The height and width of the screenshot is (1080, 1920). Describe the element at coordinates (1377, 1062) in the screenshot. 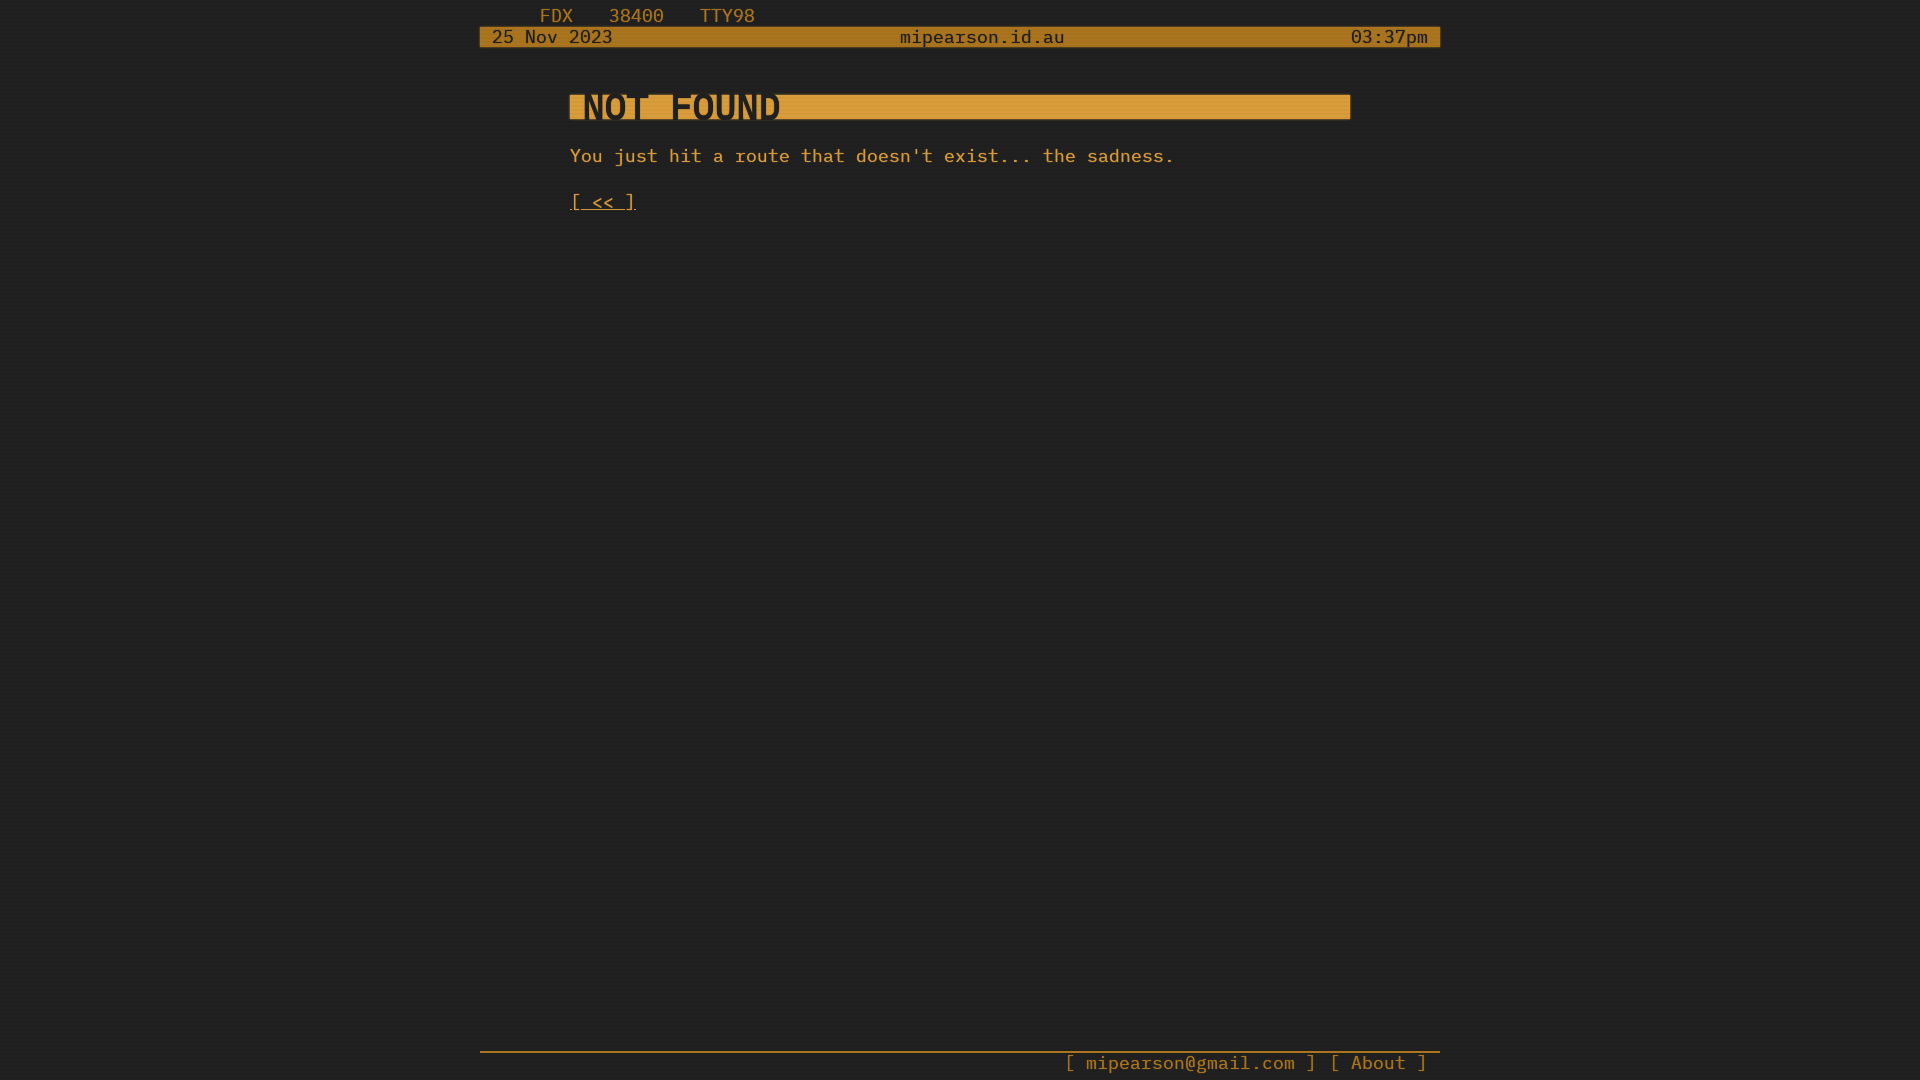

I see `'About'` at that location.